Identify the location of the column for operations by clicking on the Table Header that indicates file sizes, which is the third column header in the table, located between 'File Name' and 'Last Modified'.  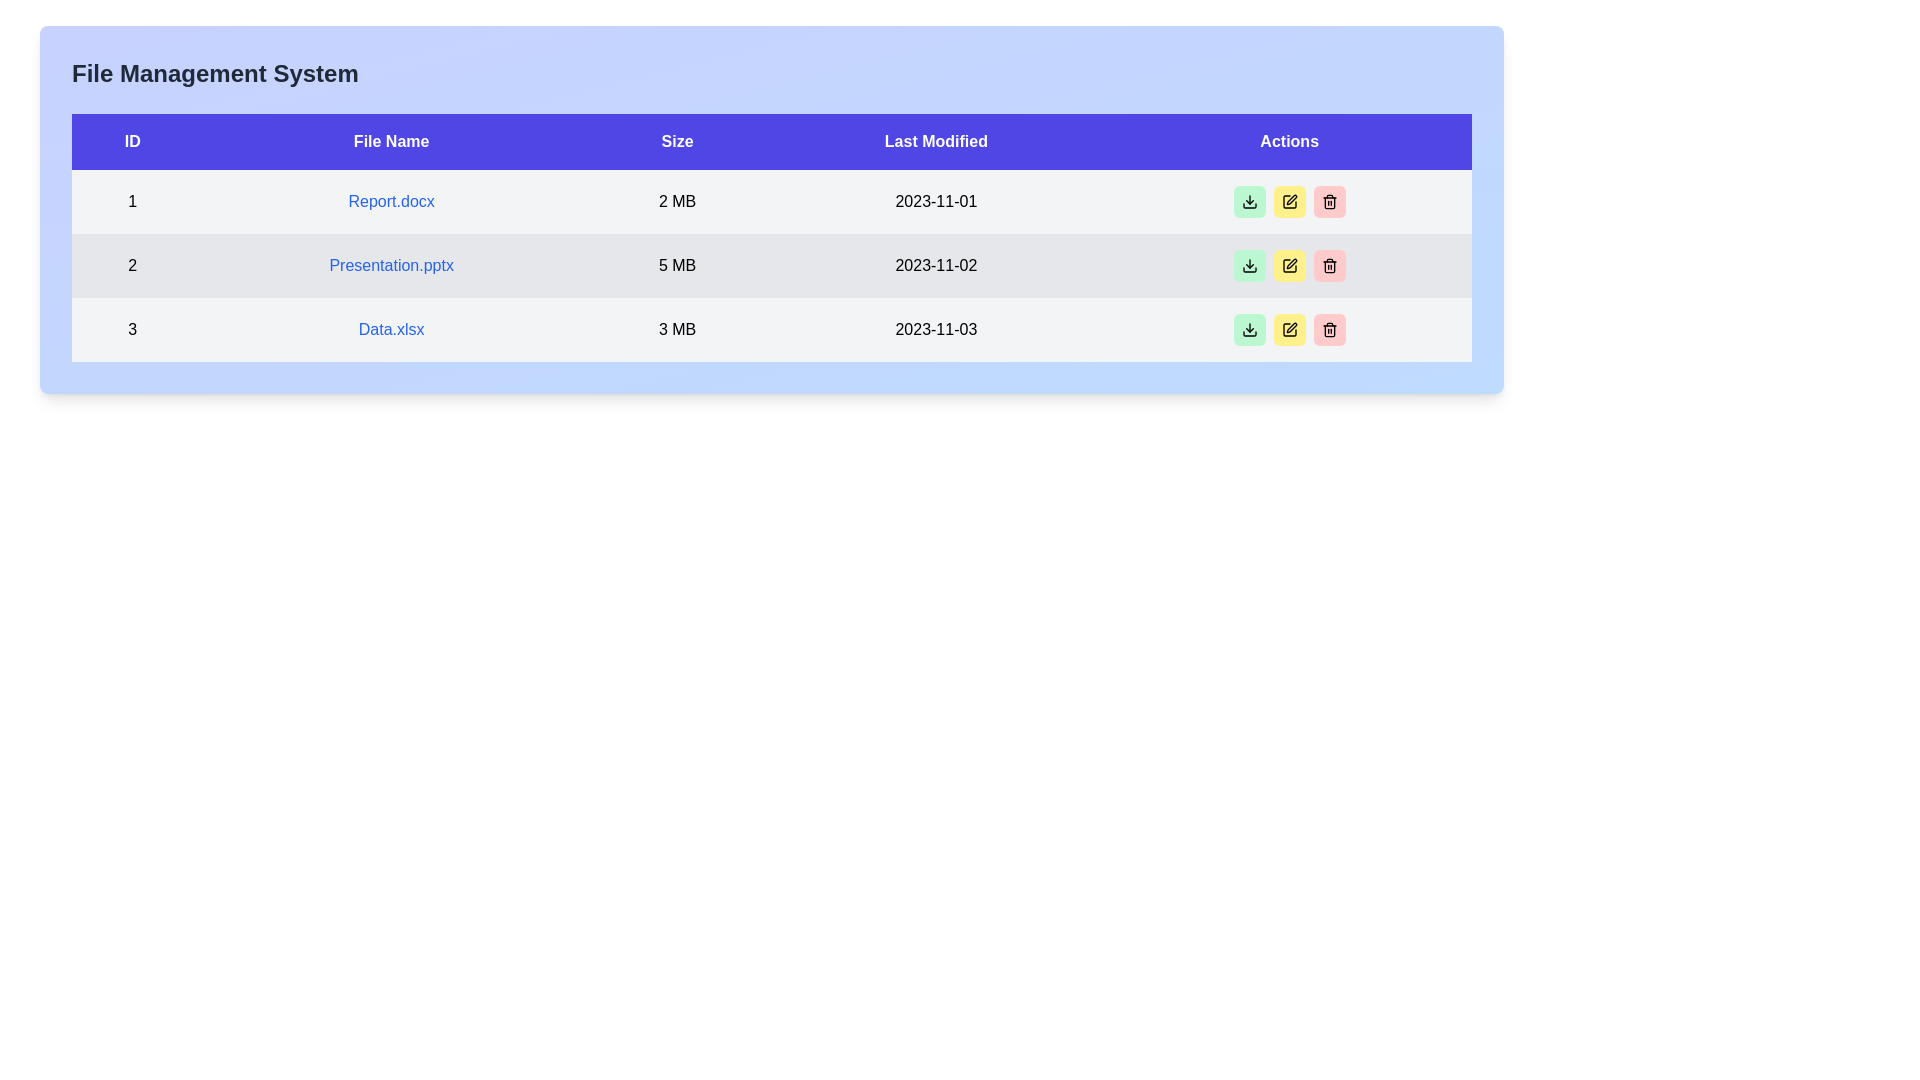
(677, 141).